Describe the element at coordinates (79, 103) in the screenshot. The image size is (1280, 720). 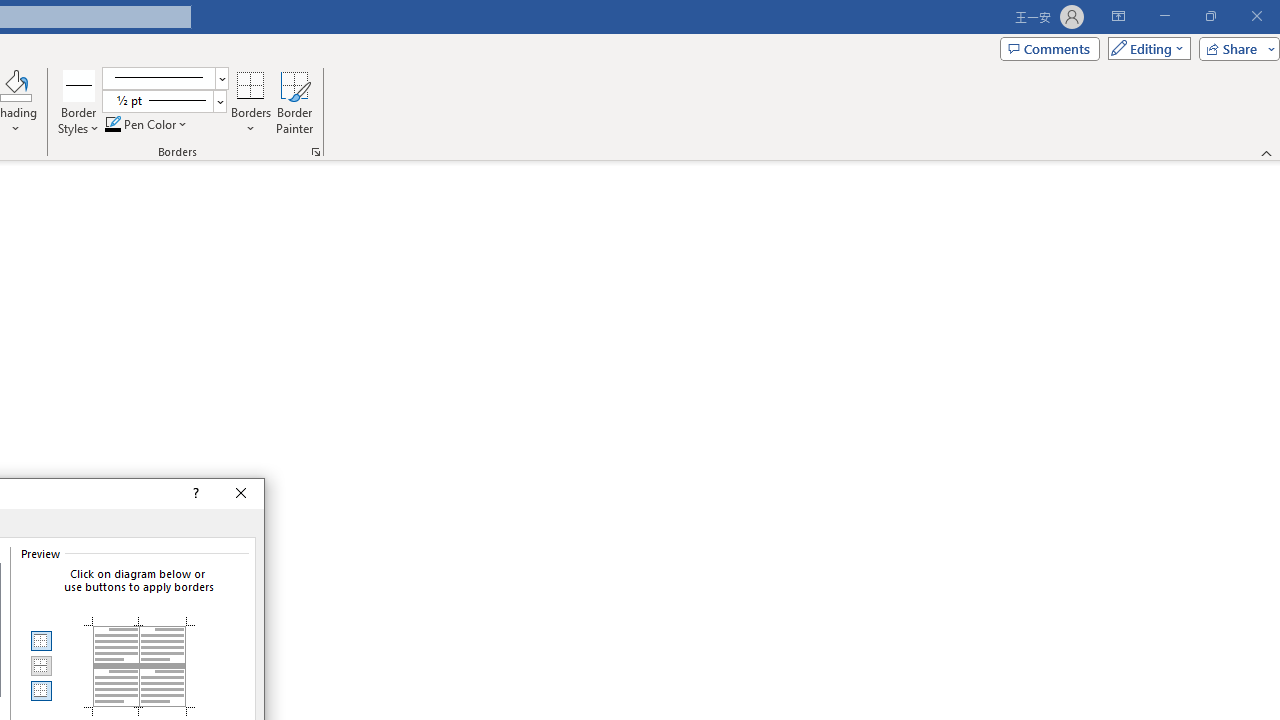
I see `'Border Styles'` at that location.